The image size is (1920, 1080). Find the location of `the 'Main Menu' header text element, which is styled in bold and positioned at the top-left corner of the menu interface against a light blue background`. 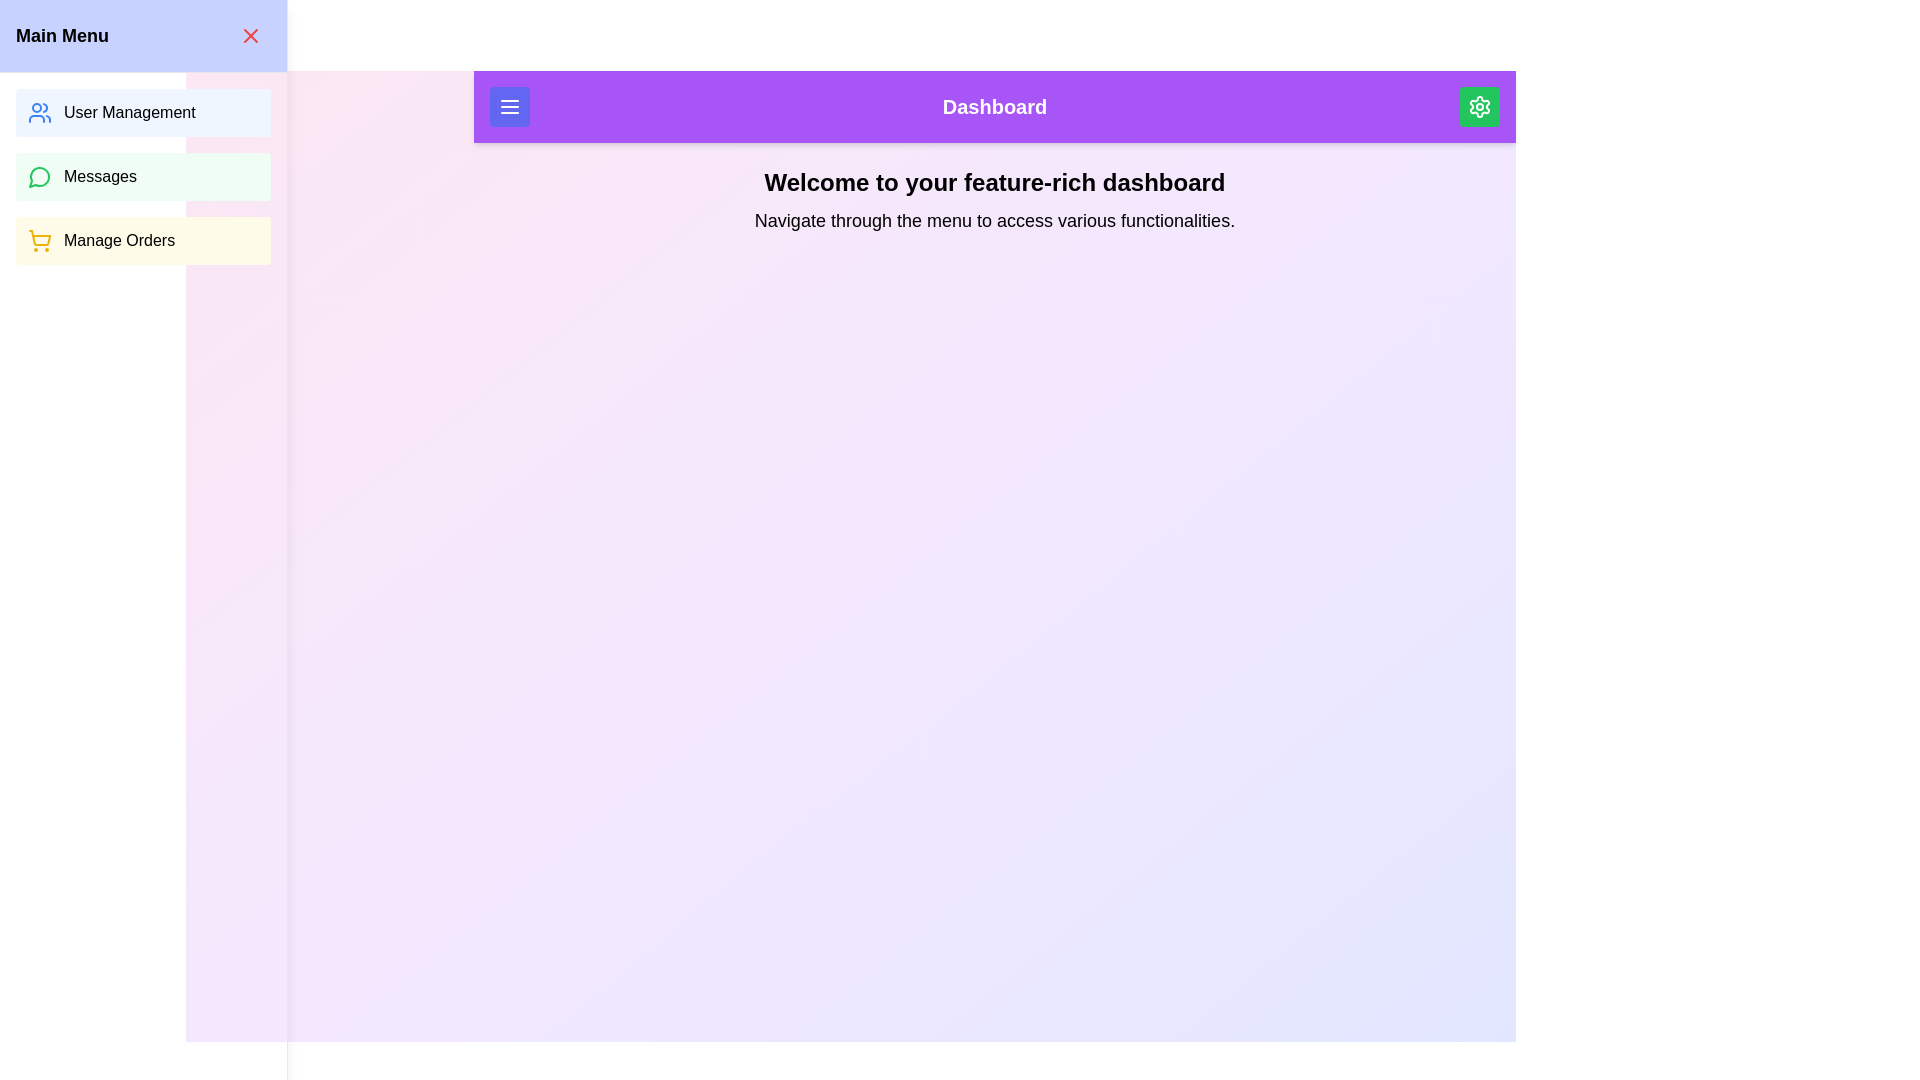

the 'Main Menu' header text element, which is styled in bold and positioned at the top-left corner of the menu interface against a light blue background is located at coordinates (62, 35).